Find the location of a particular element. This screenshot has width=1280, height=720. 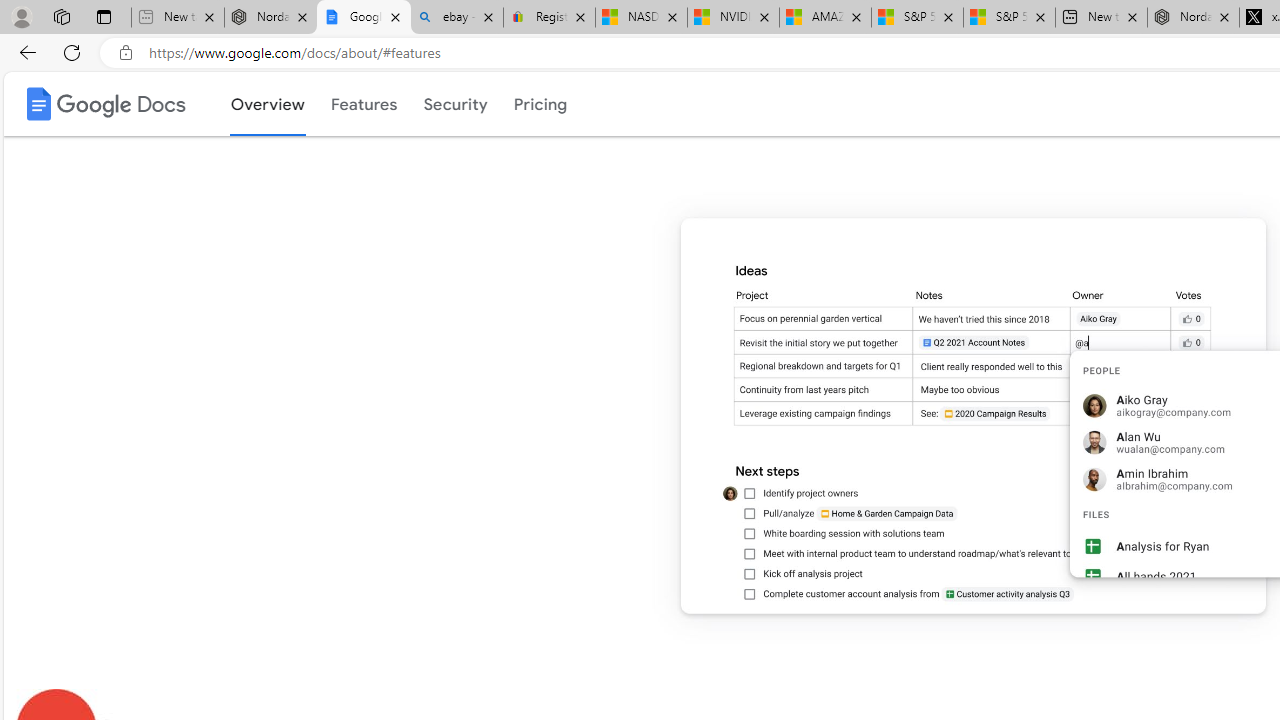

'New tab - Sleeping' is located at coordinates (177, 17).